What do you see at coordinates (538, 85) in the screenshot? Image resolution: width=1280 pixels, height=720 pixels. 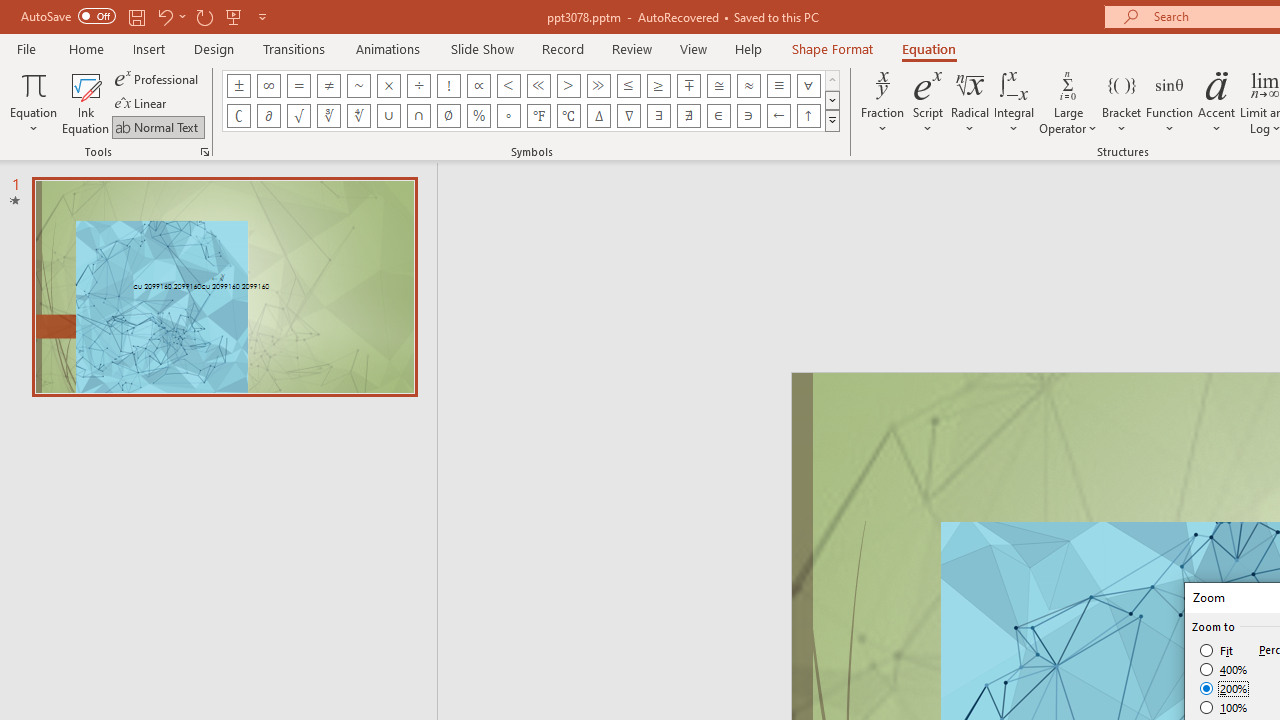 I see `'Equation Symbol Much Less Than'` at bounding box center [538, 85].